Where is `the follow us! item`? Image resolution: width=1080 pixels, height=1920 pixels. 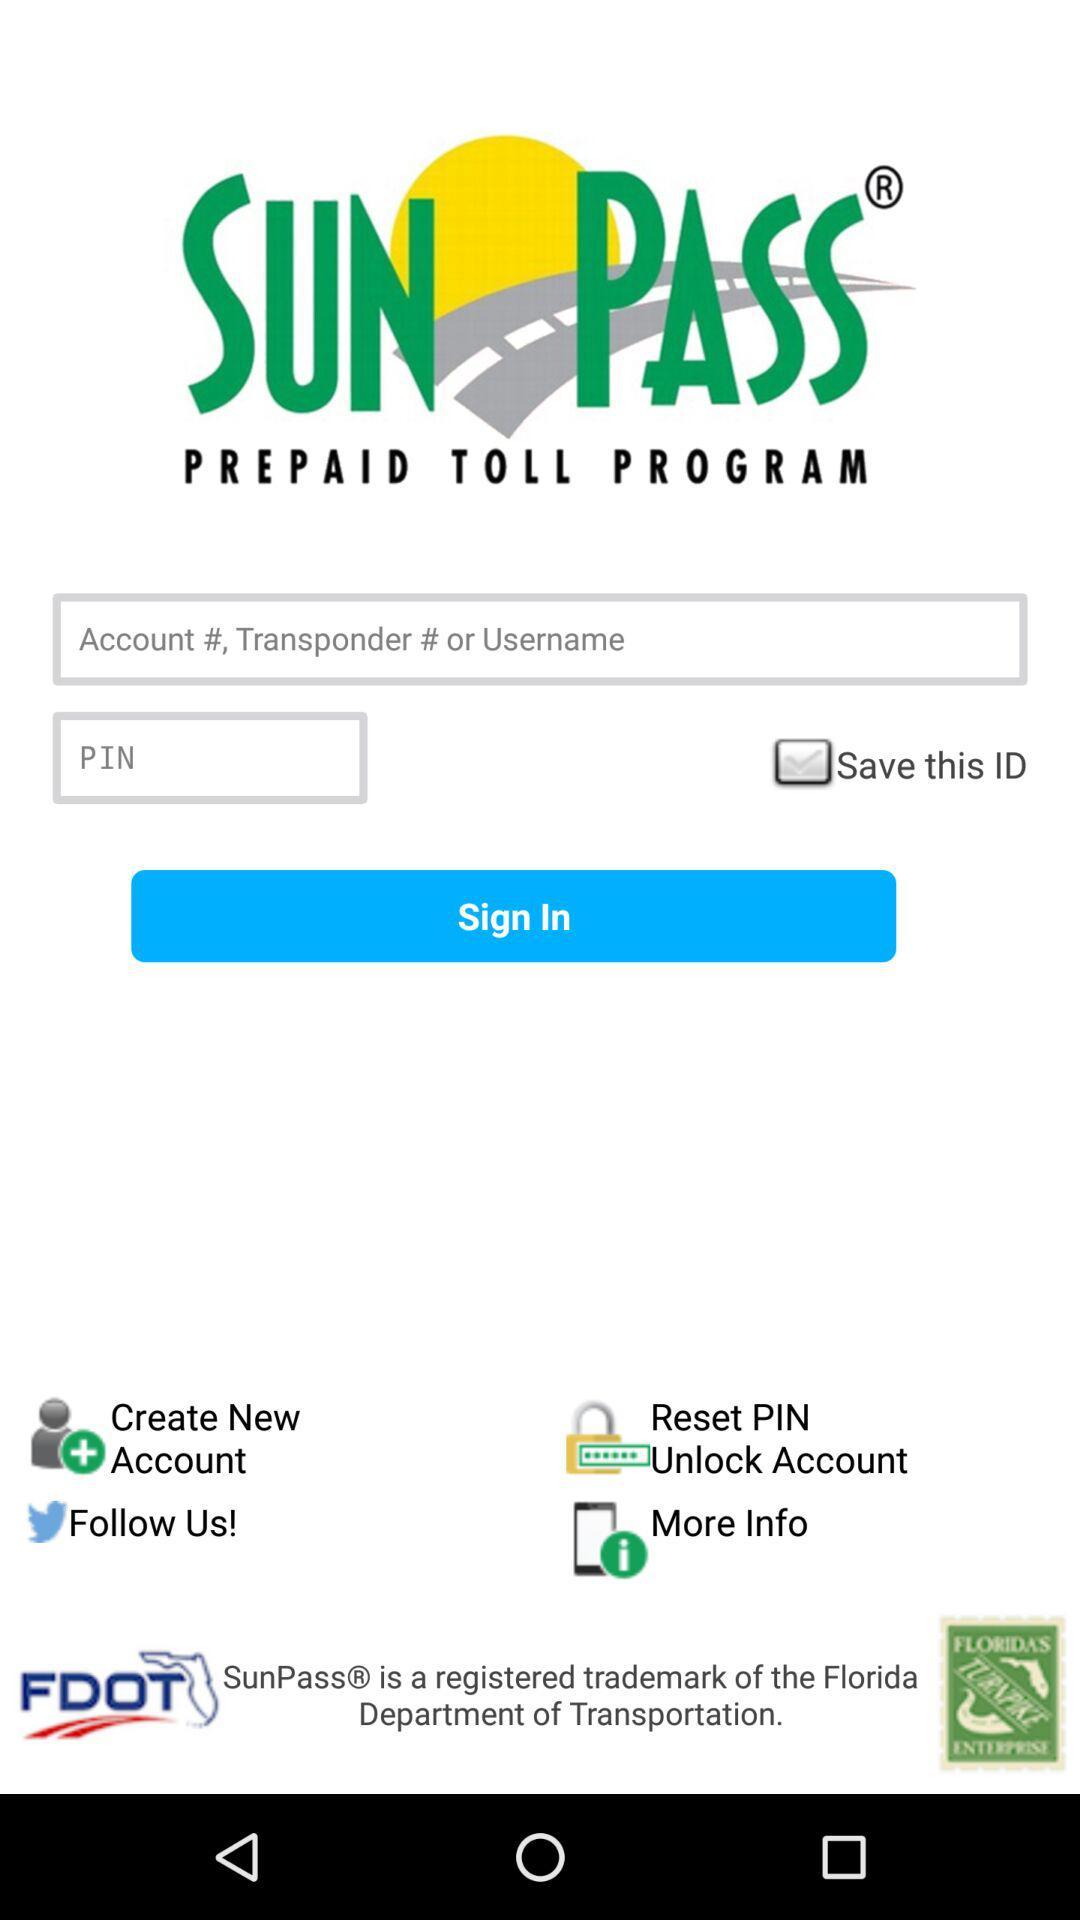 the follow us! item is located at coordinates (296, 1520).